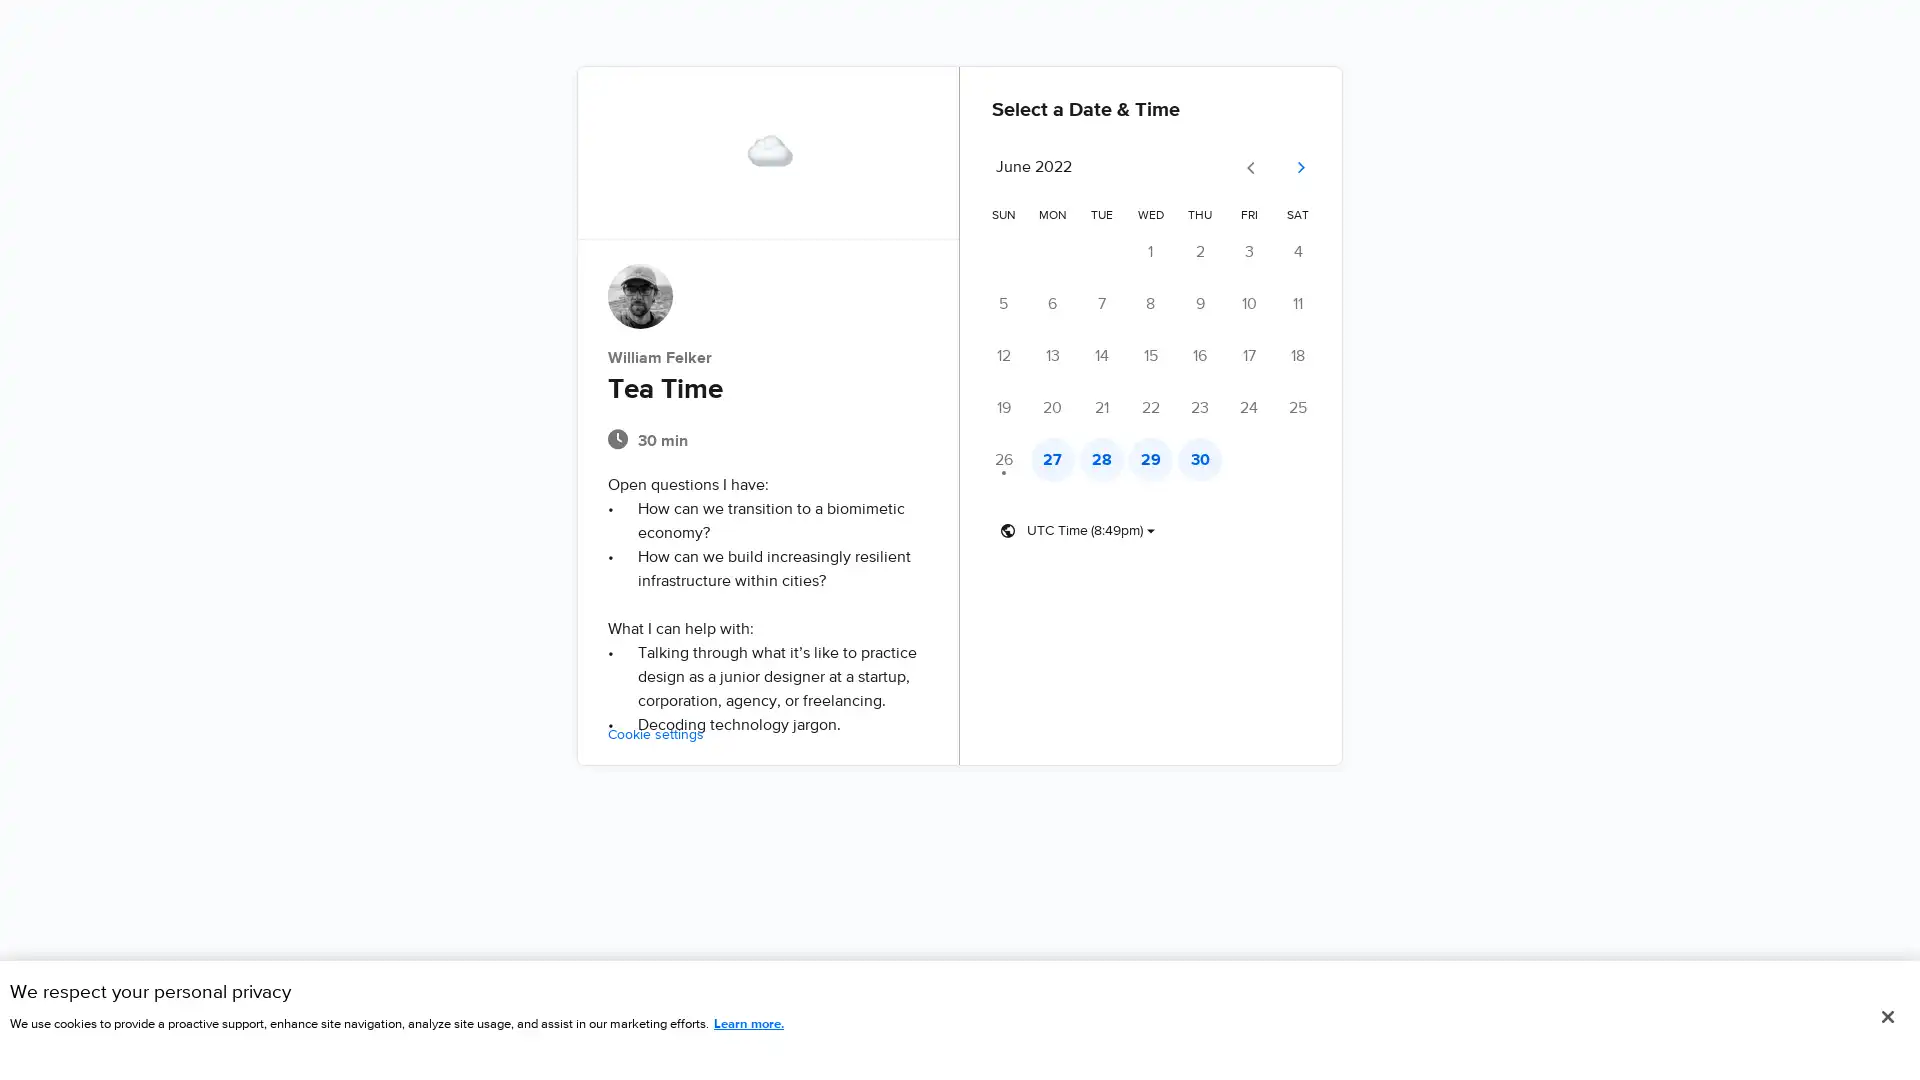 Image resolution: width=1920 pixels, height=1080 pixels. I want to click on Tuesday, June 14 - No times available, so click(1106, 354).